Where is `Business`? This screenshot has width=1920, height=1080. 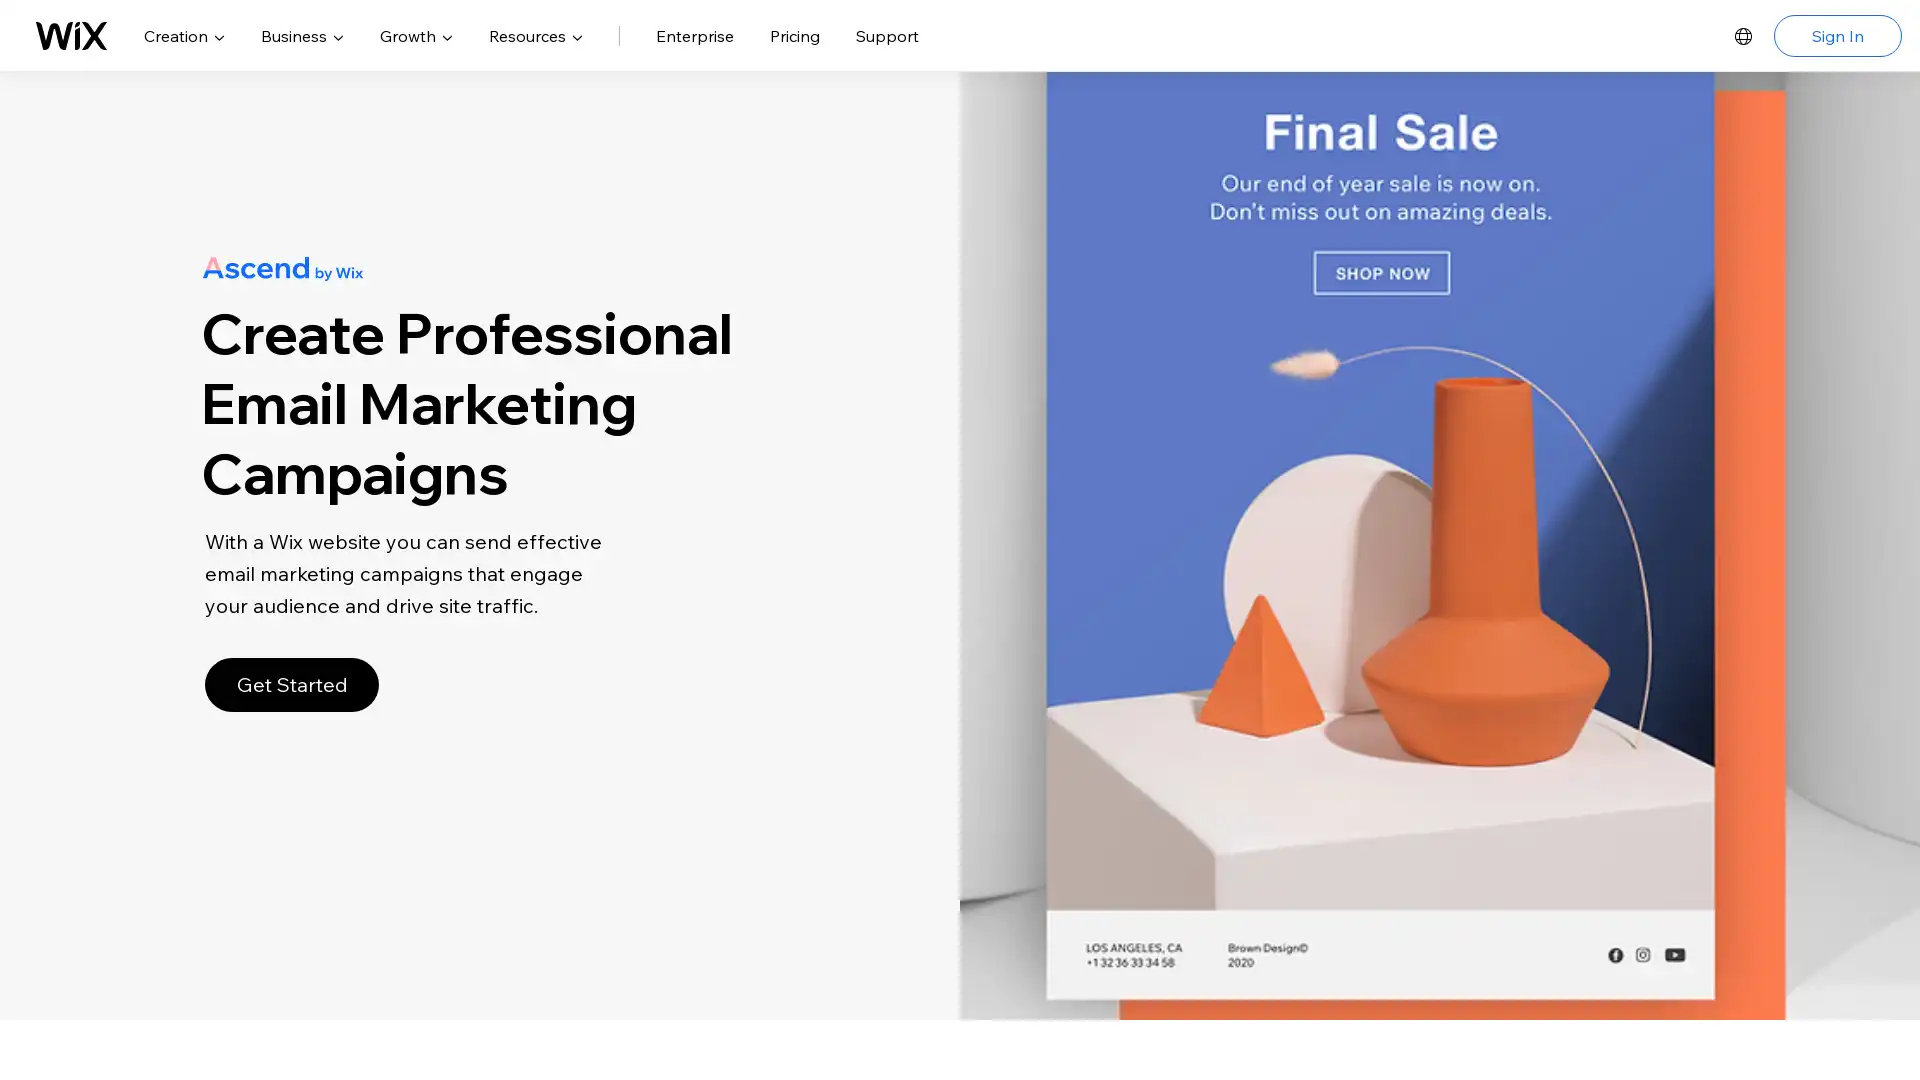 Business is located at coordinates (301, 34).